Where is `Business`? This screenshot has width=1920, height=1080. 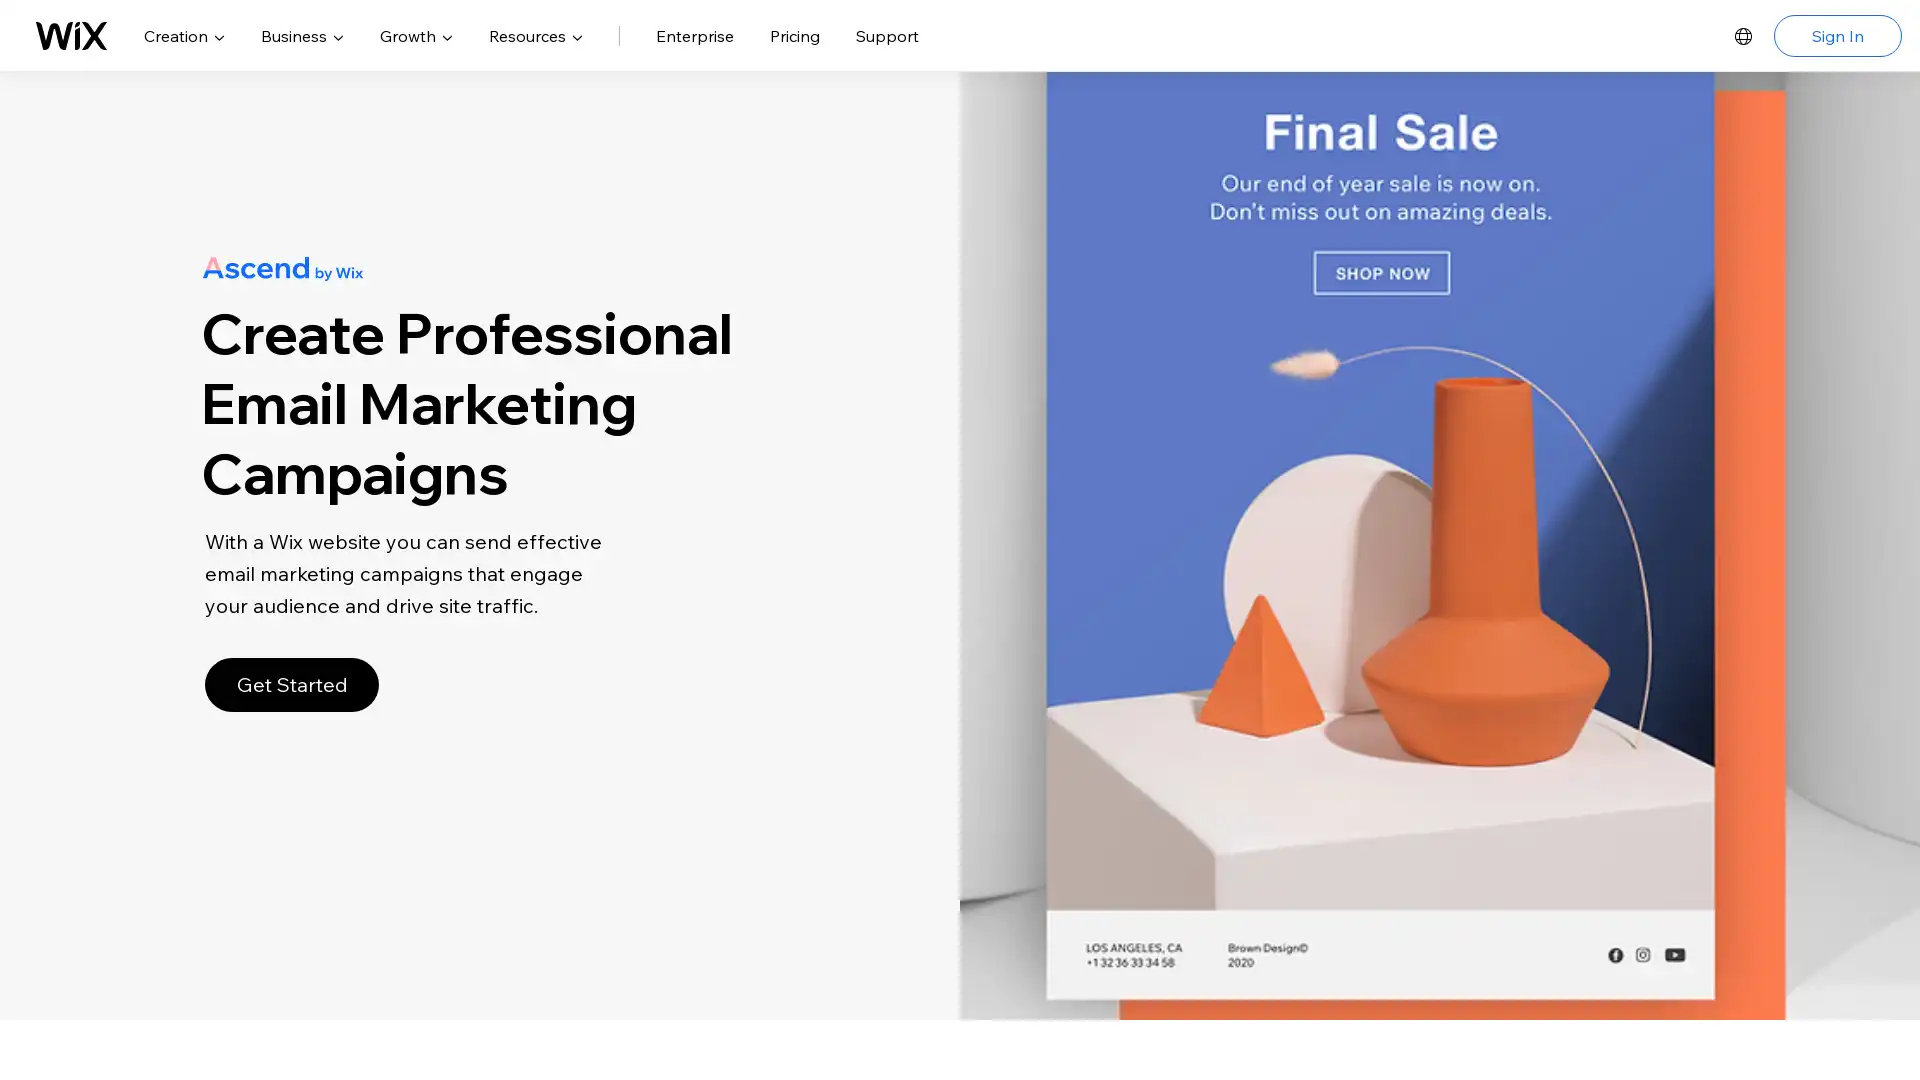 Business is located at coordinates (301, 34).